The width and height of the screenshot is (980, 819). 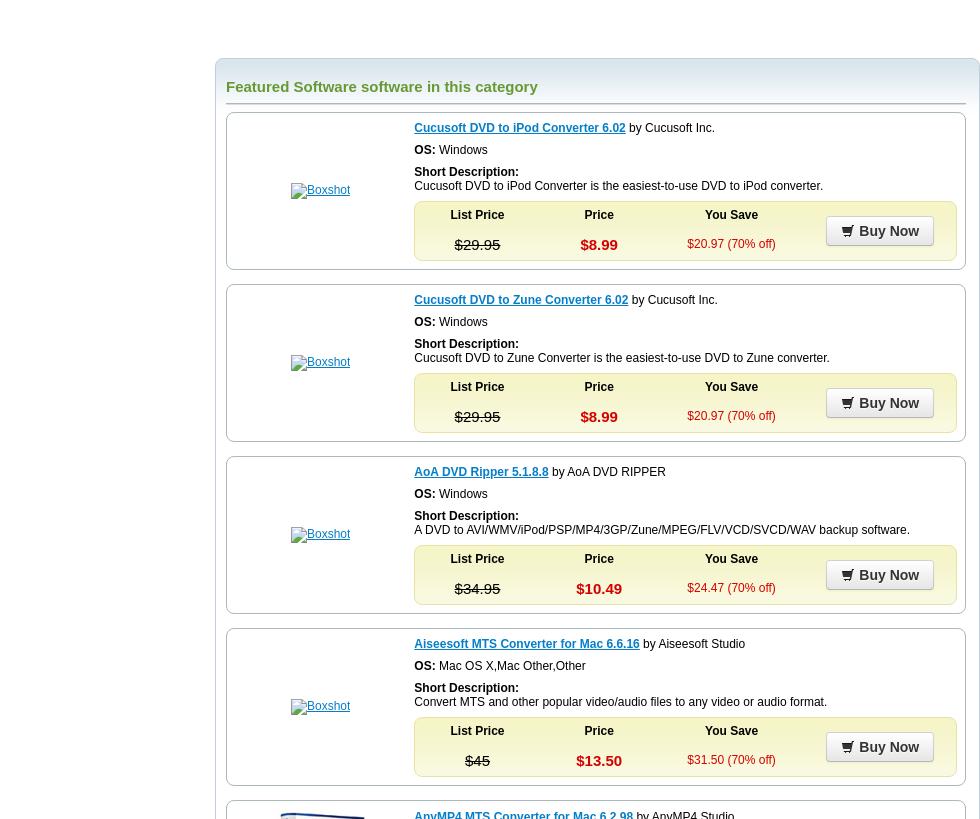 I want to click on 'Mac OS X,Mac Other,Other', so click(x=509, y=666).